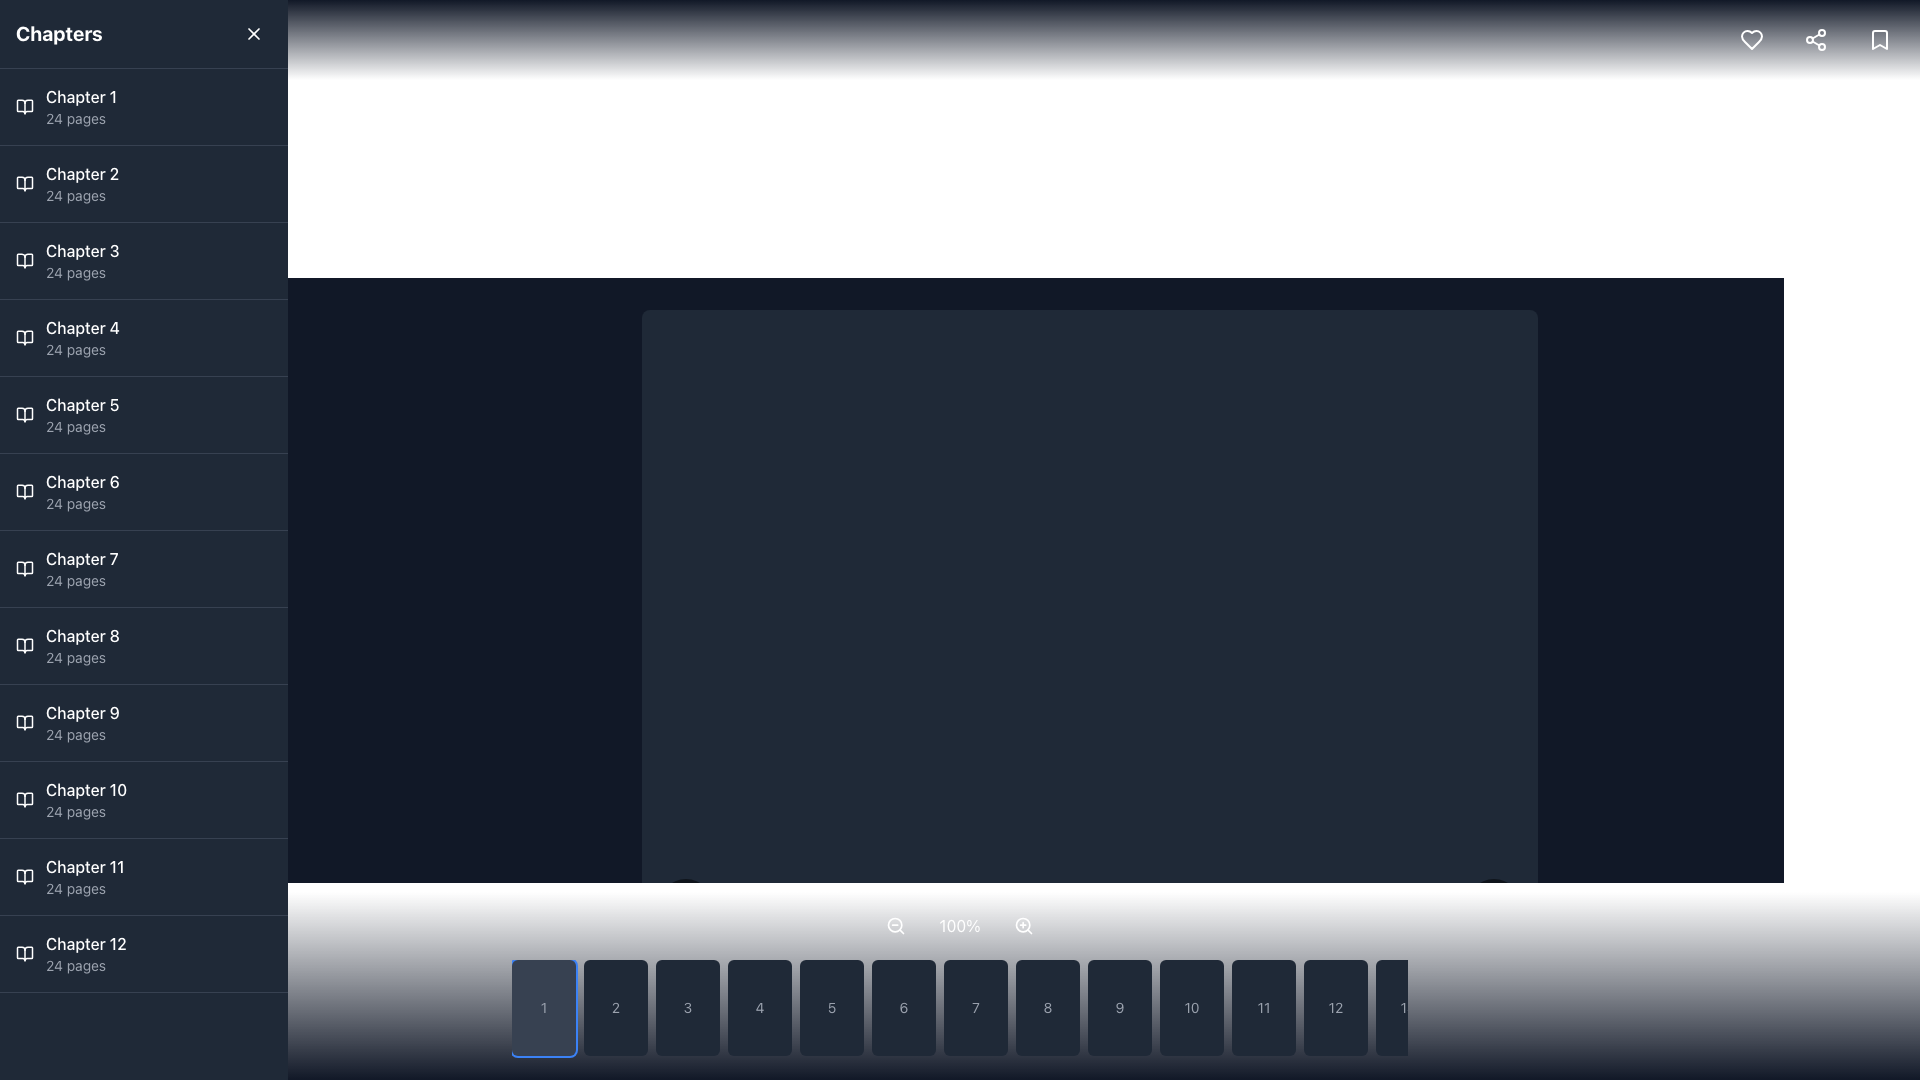 This screenshot has height=1080, width=1920. I want to click on the list item displaying 'Chapter 4 24 pages', so click(81, 337).